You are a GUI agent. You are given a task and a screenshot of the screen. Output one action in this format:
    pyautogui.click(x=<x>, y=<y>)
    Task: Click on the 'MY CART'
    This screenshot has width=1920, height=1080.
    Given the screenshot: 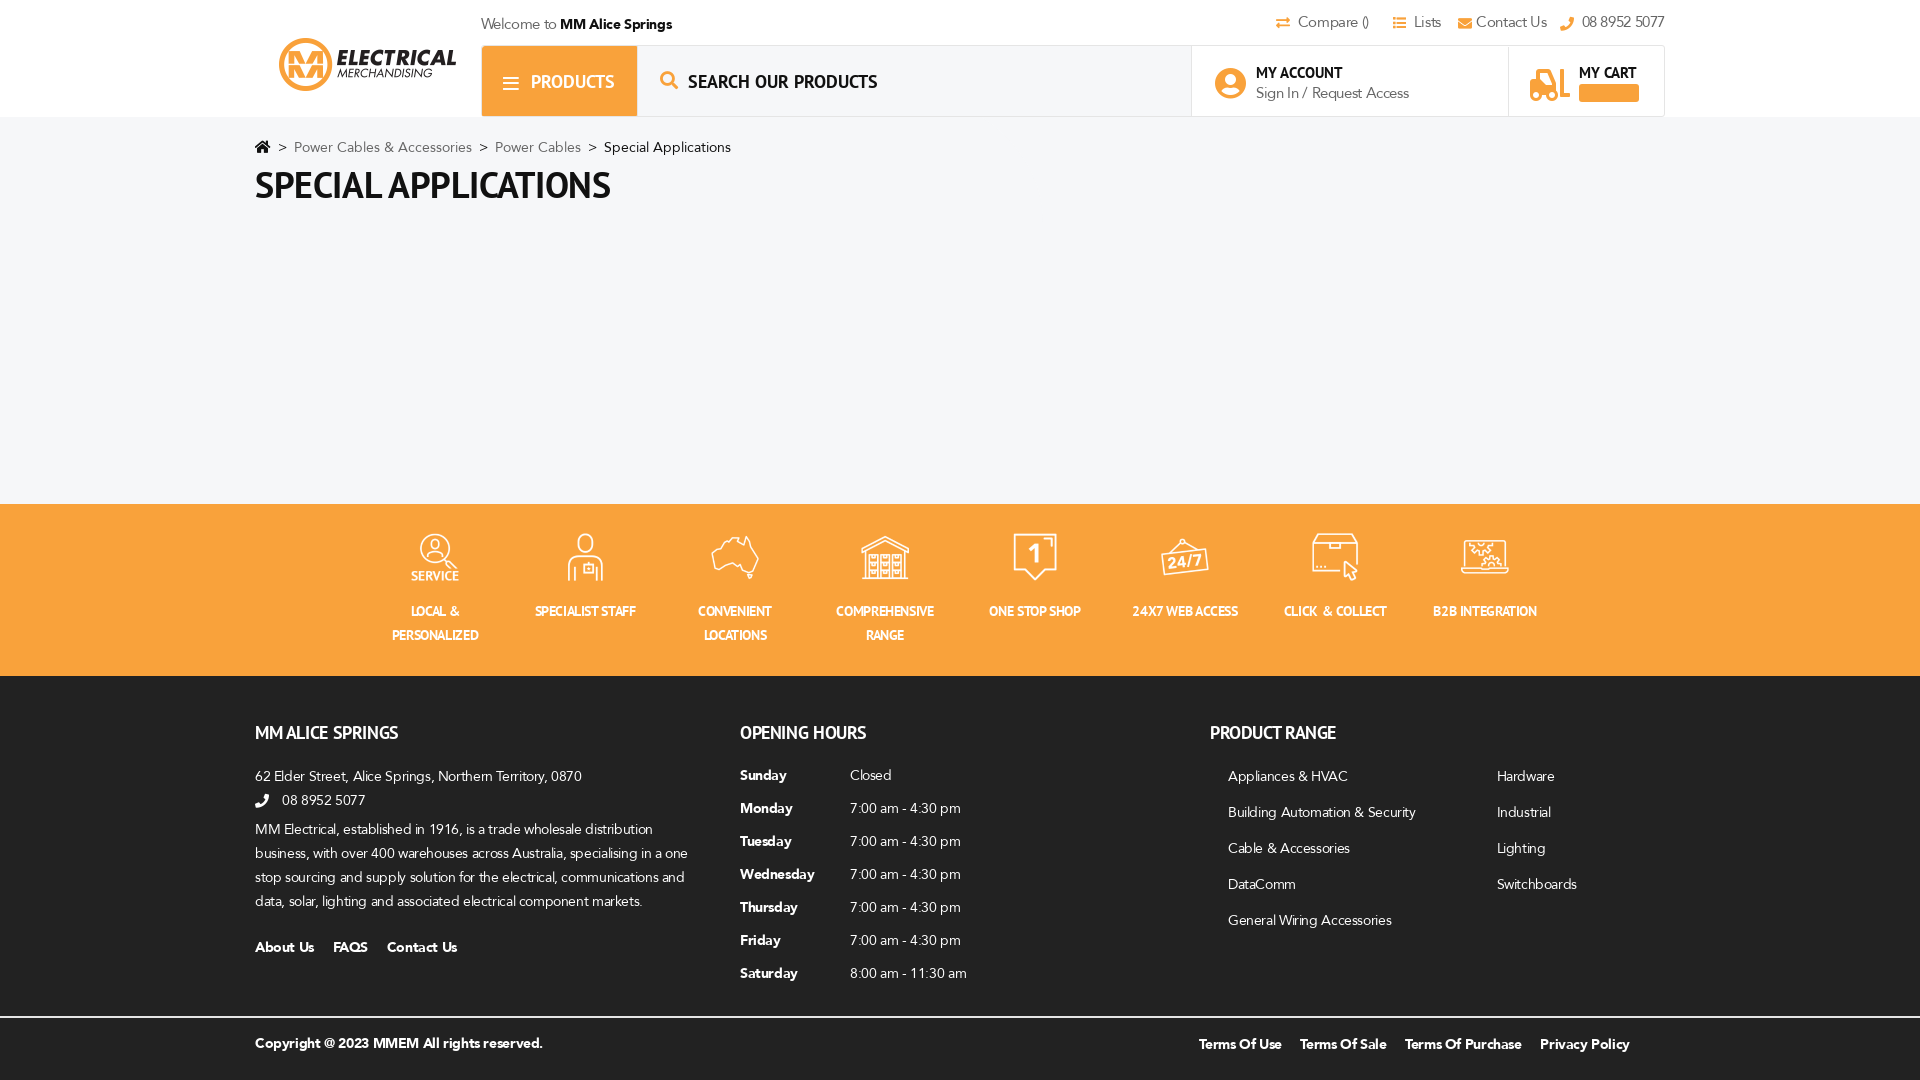 What is the action you would take?
    pyautogui.click(x=1583, y=72)
    